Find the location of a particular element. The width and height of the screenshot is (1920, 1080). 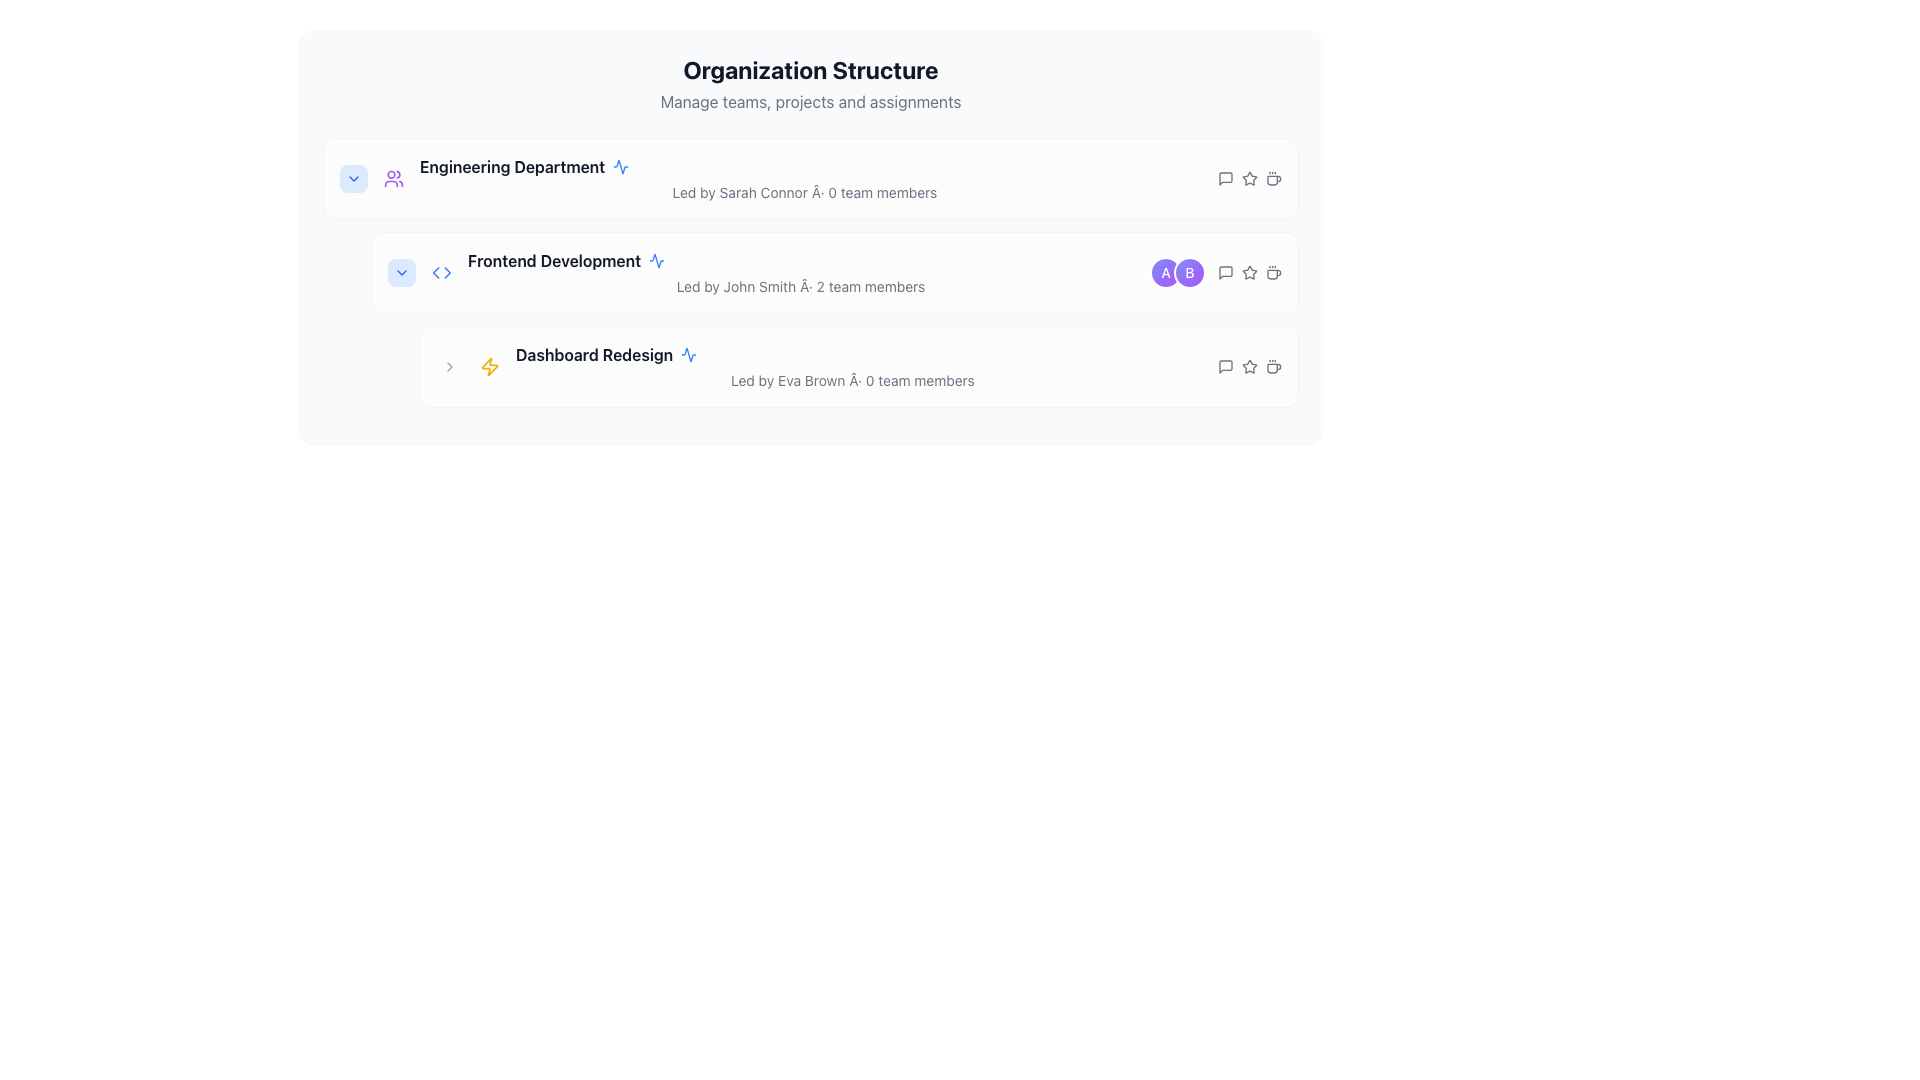

the third icon from the left, which serves as a rating or favorite marker, located in the second entry of the organizational layout is located at coordinates (1248, 273).